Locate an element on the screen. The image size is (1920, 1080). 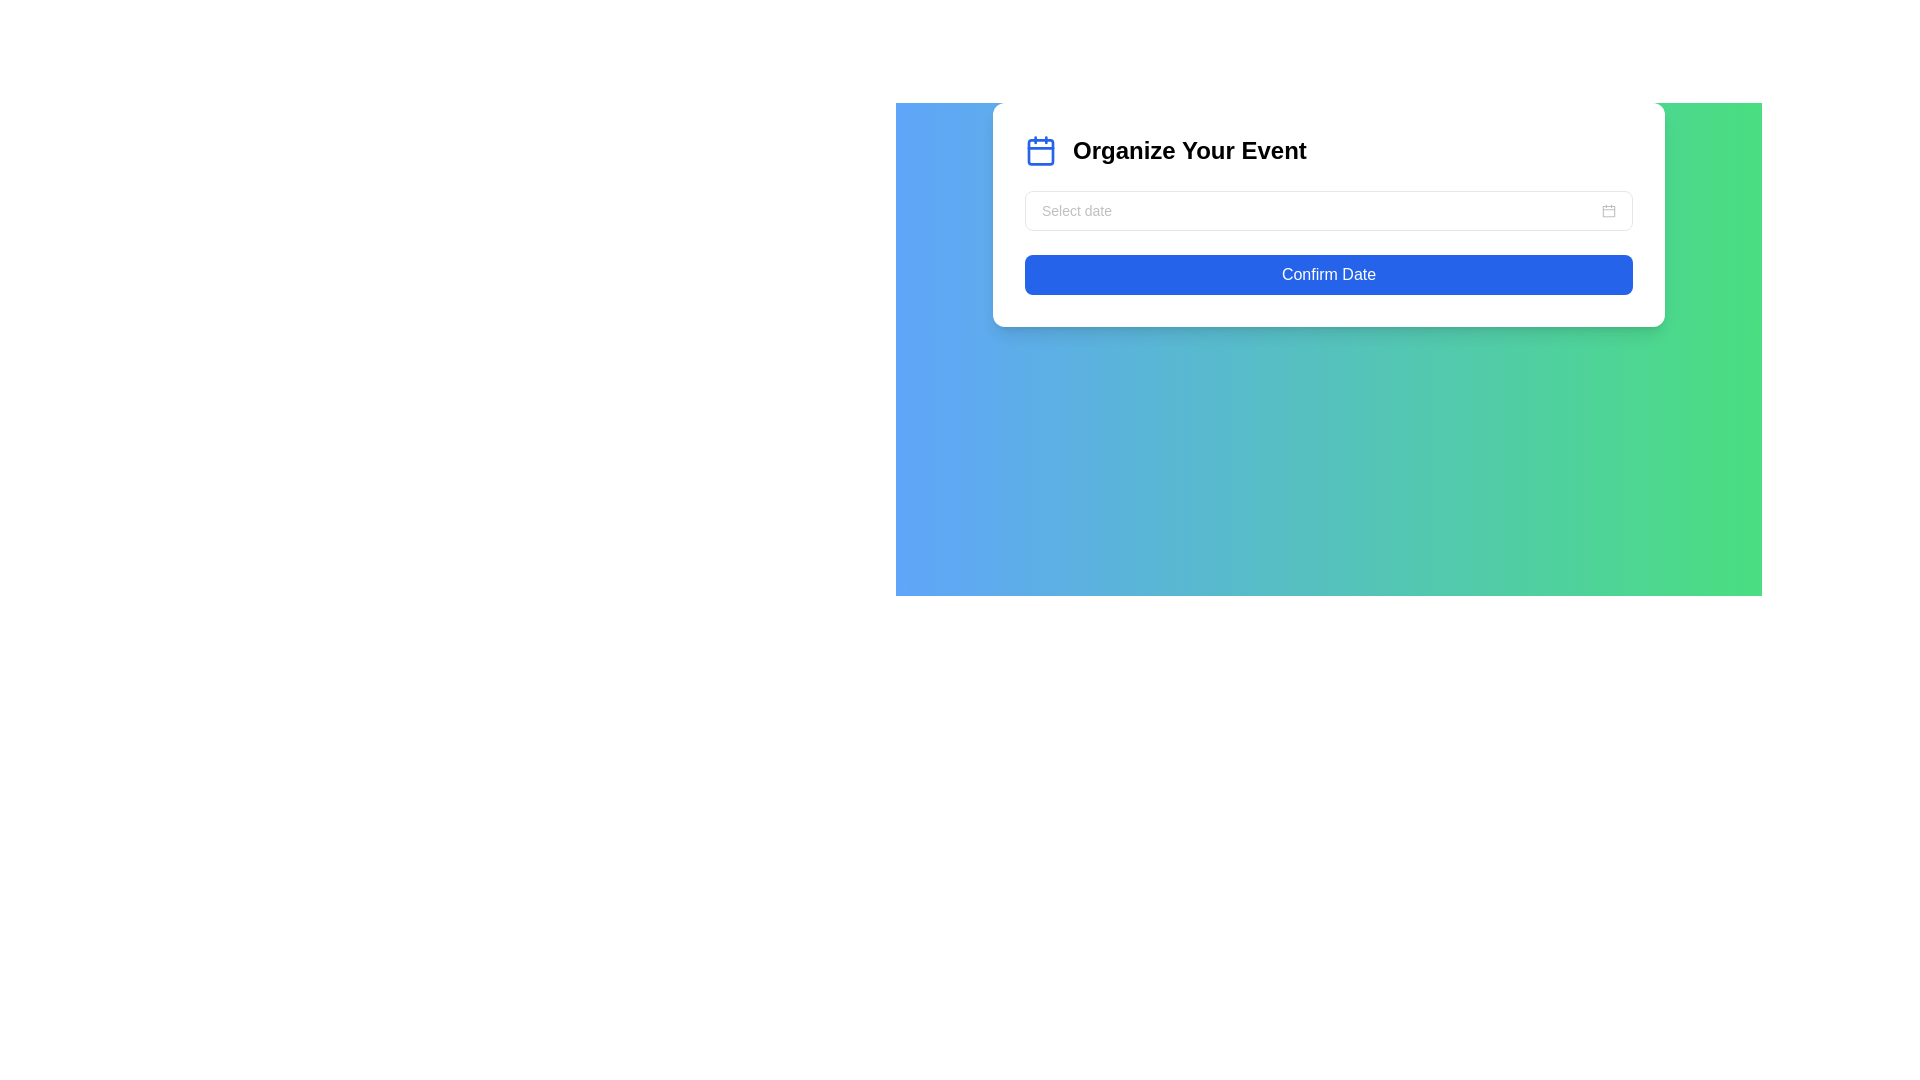
the dropdown menu with calendar functionality located below the 'Organize Your Event' heading and above the 'Confirm Date' button to type or modify the date is located at coordinates (1329, 211).